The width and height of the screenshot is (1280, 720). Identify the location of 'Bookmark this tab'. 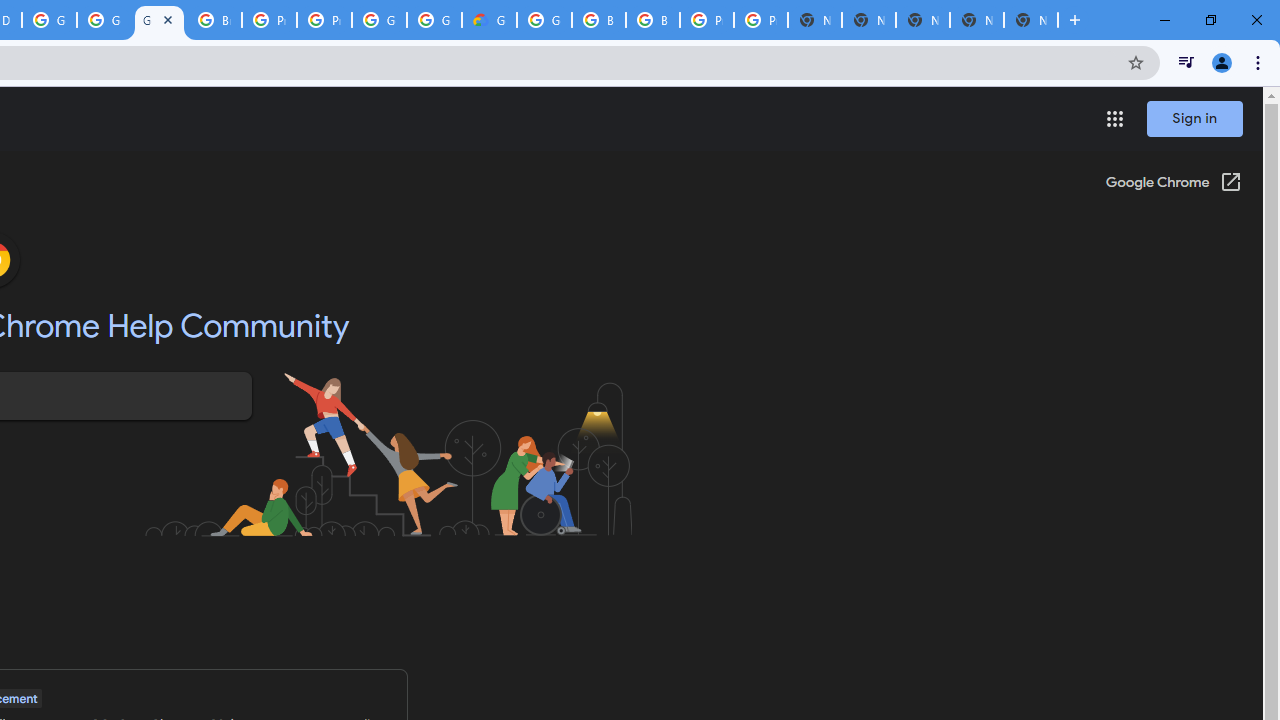
(1136, 61).